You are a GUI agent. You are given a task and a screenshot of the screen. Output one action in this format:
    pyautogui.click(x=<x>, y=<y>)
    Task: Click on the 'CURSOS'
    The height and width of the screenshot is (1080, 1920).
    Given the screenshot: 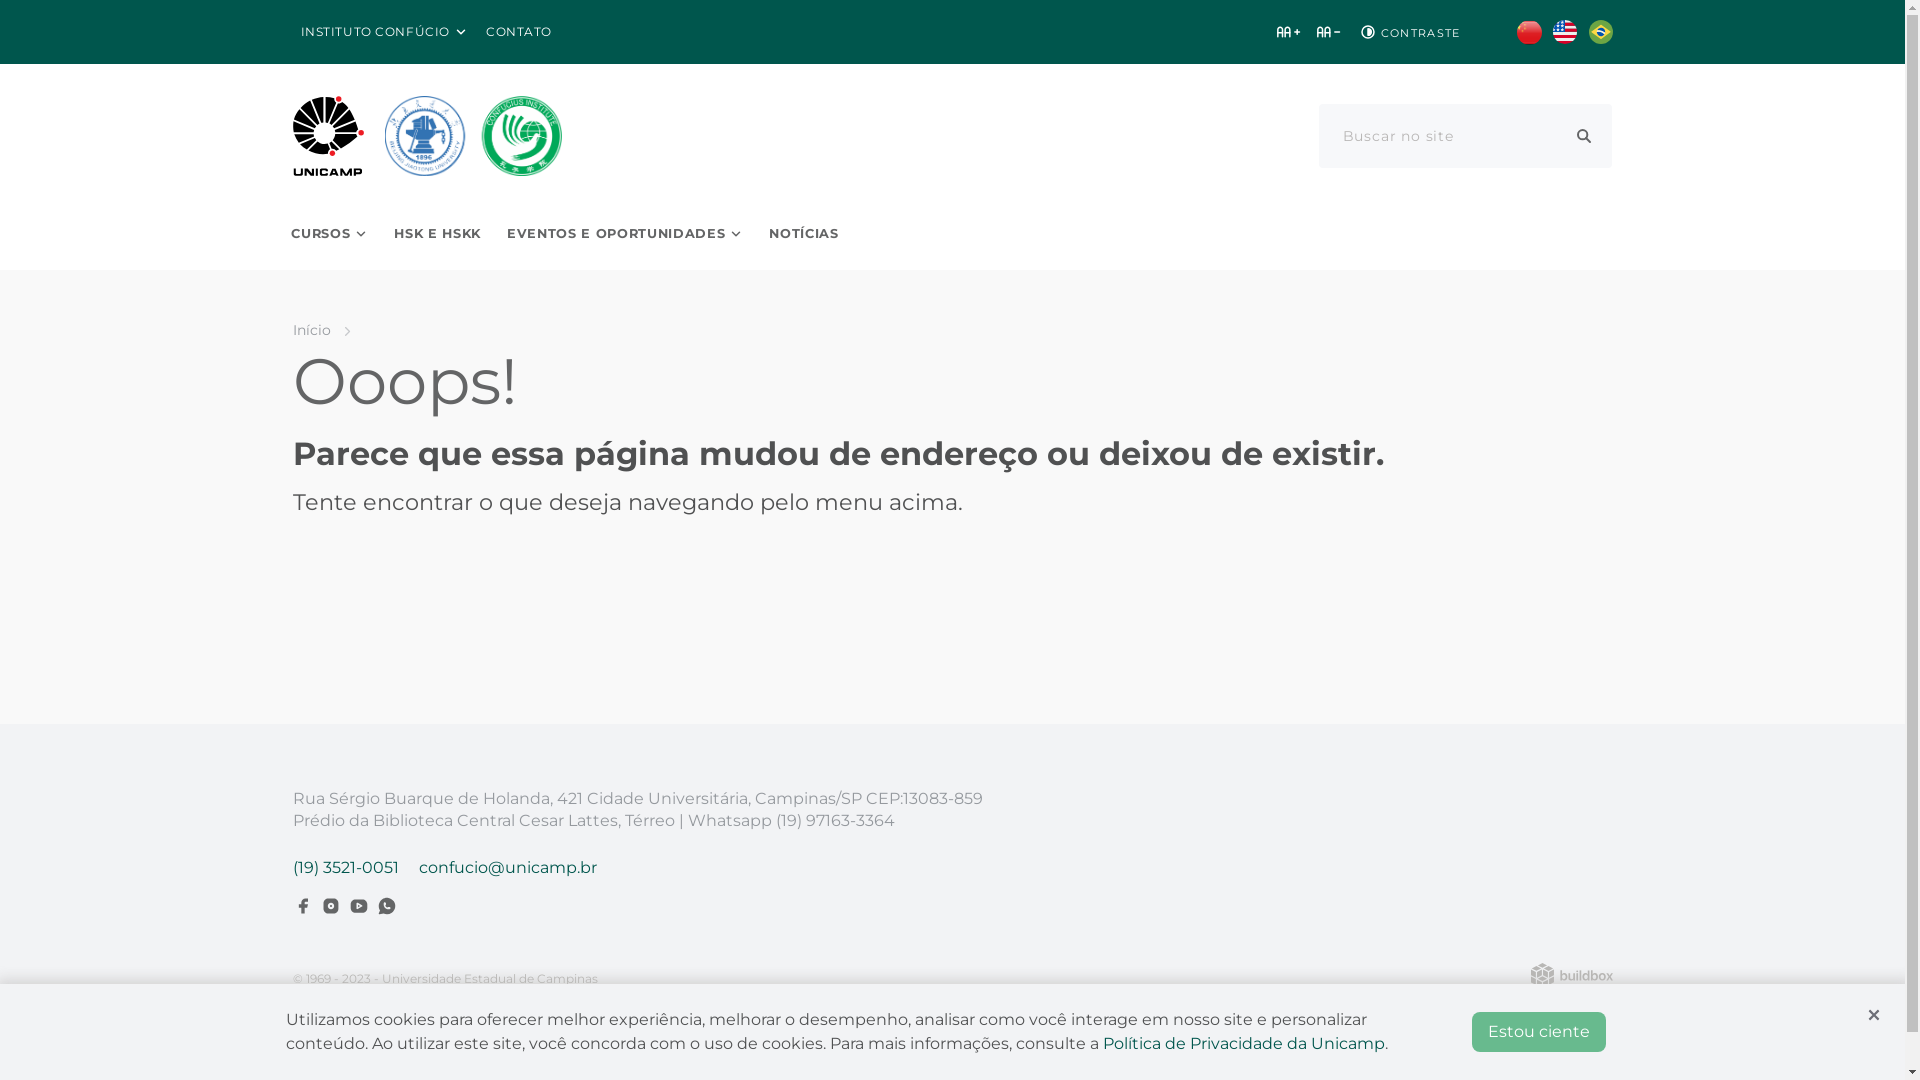 What is the action you would take?
    pyautogui.click(x=277, y=233)
    